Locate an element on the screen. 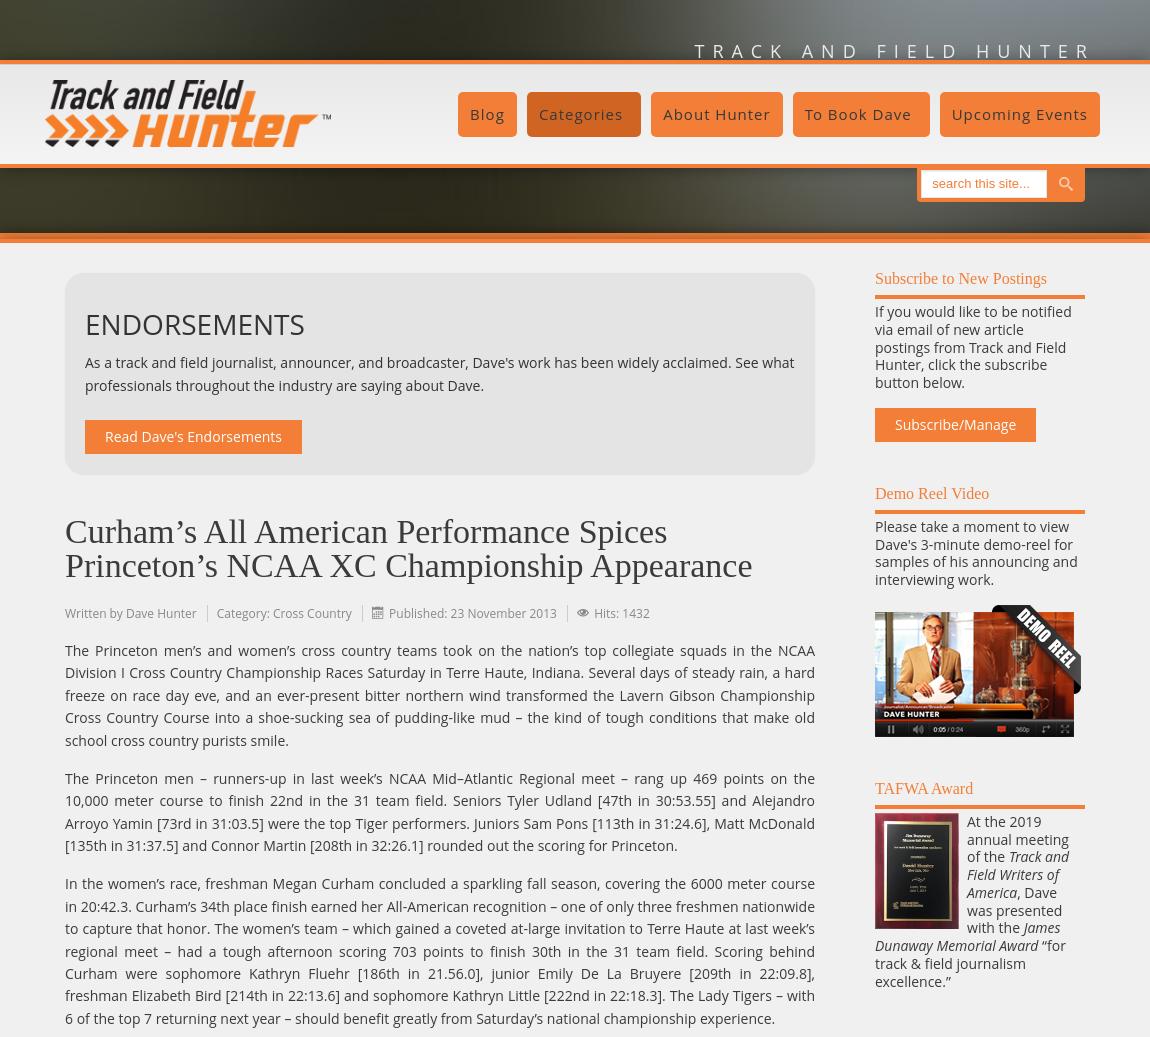 This screenshot has height=1037, width=1150. 'Categories' is located at coordinates (579, 112).